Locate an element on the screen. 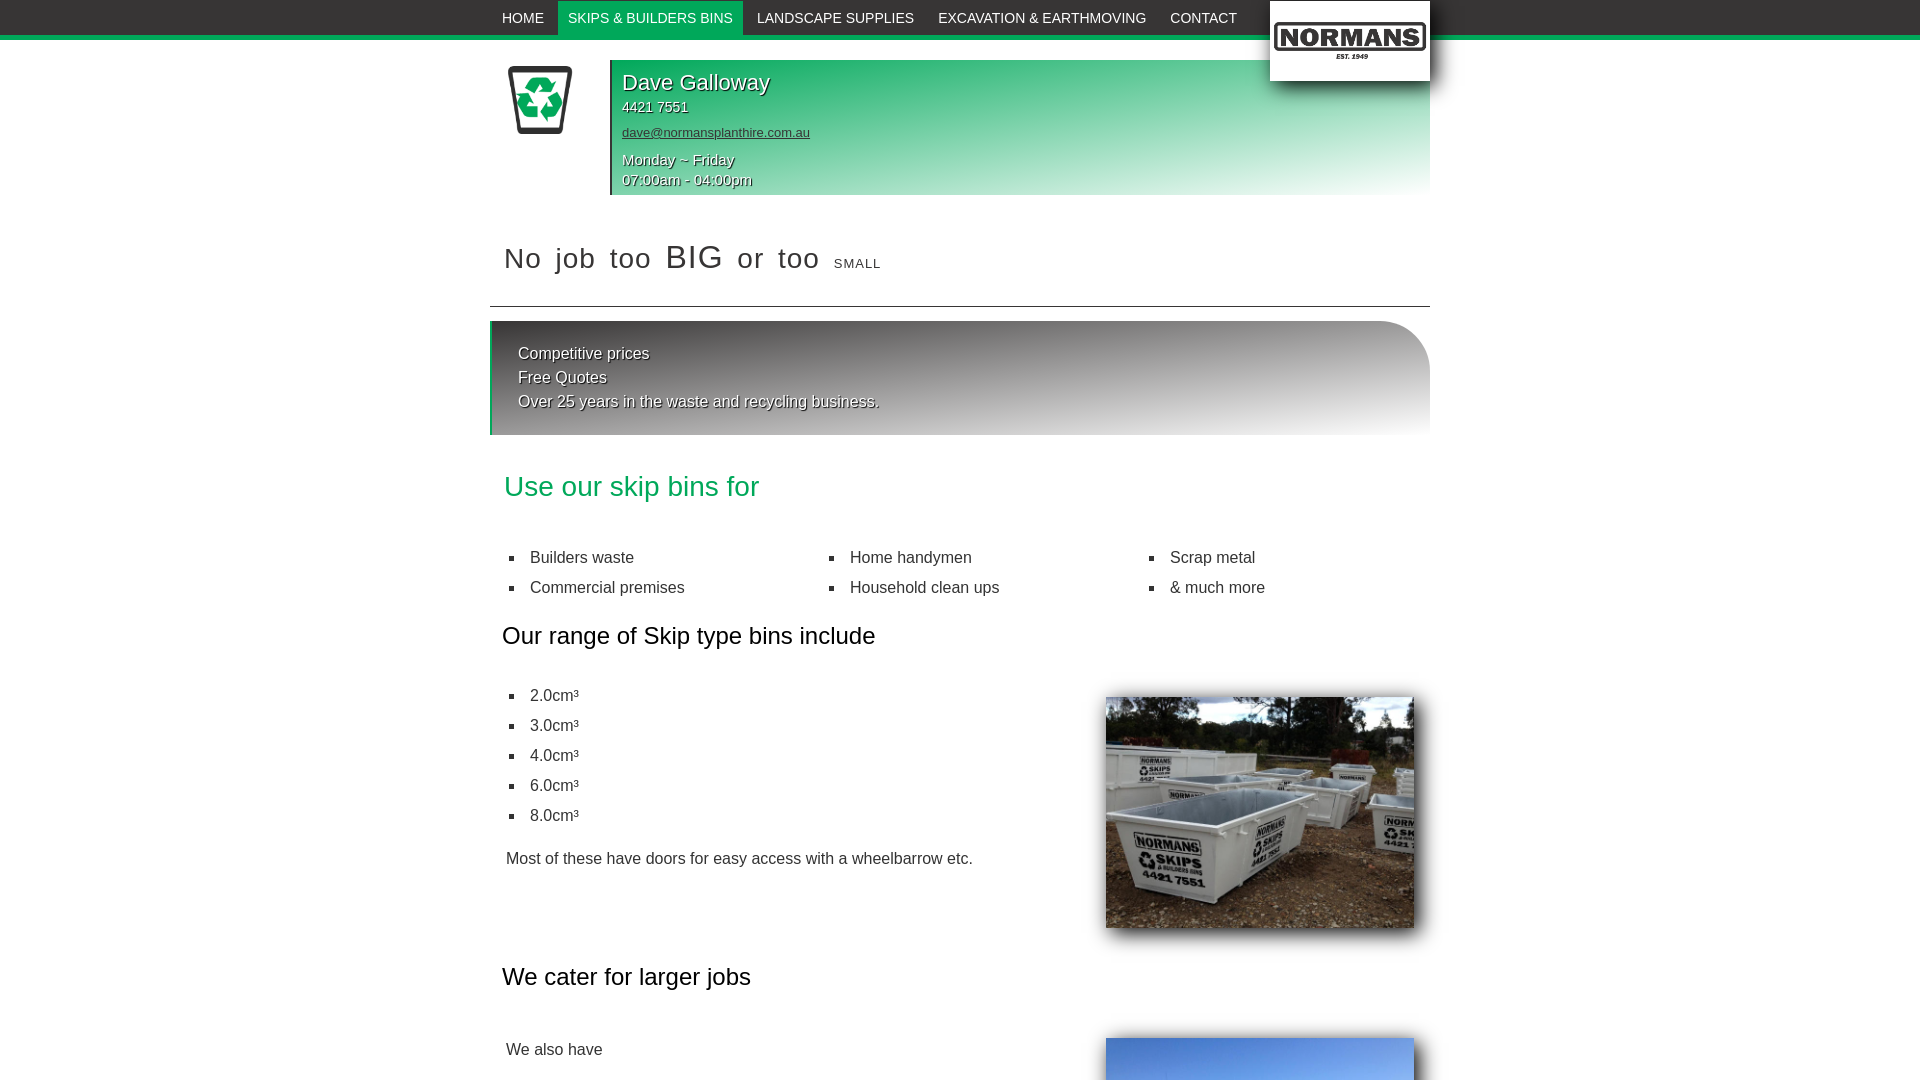 The height and width of the screenshot is (1080, 1920). 'dave@normansplanthire.com.au' is located at coordinates (715, 132).